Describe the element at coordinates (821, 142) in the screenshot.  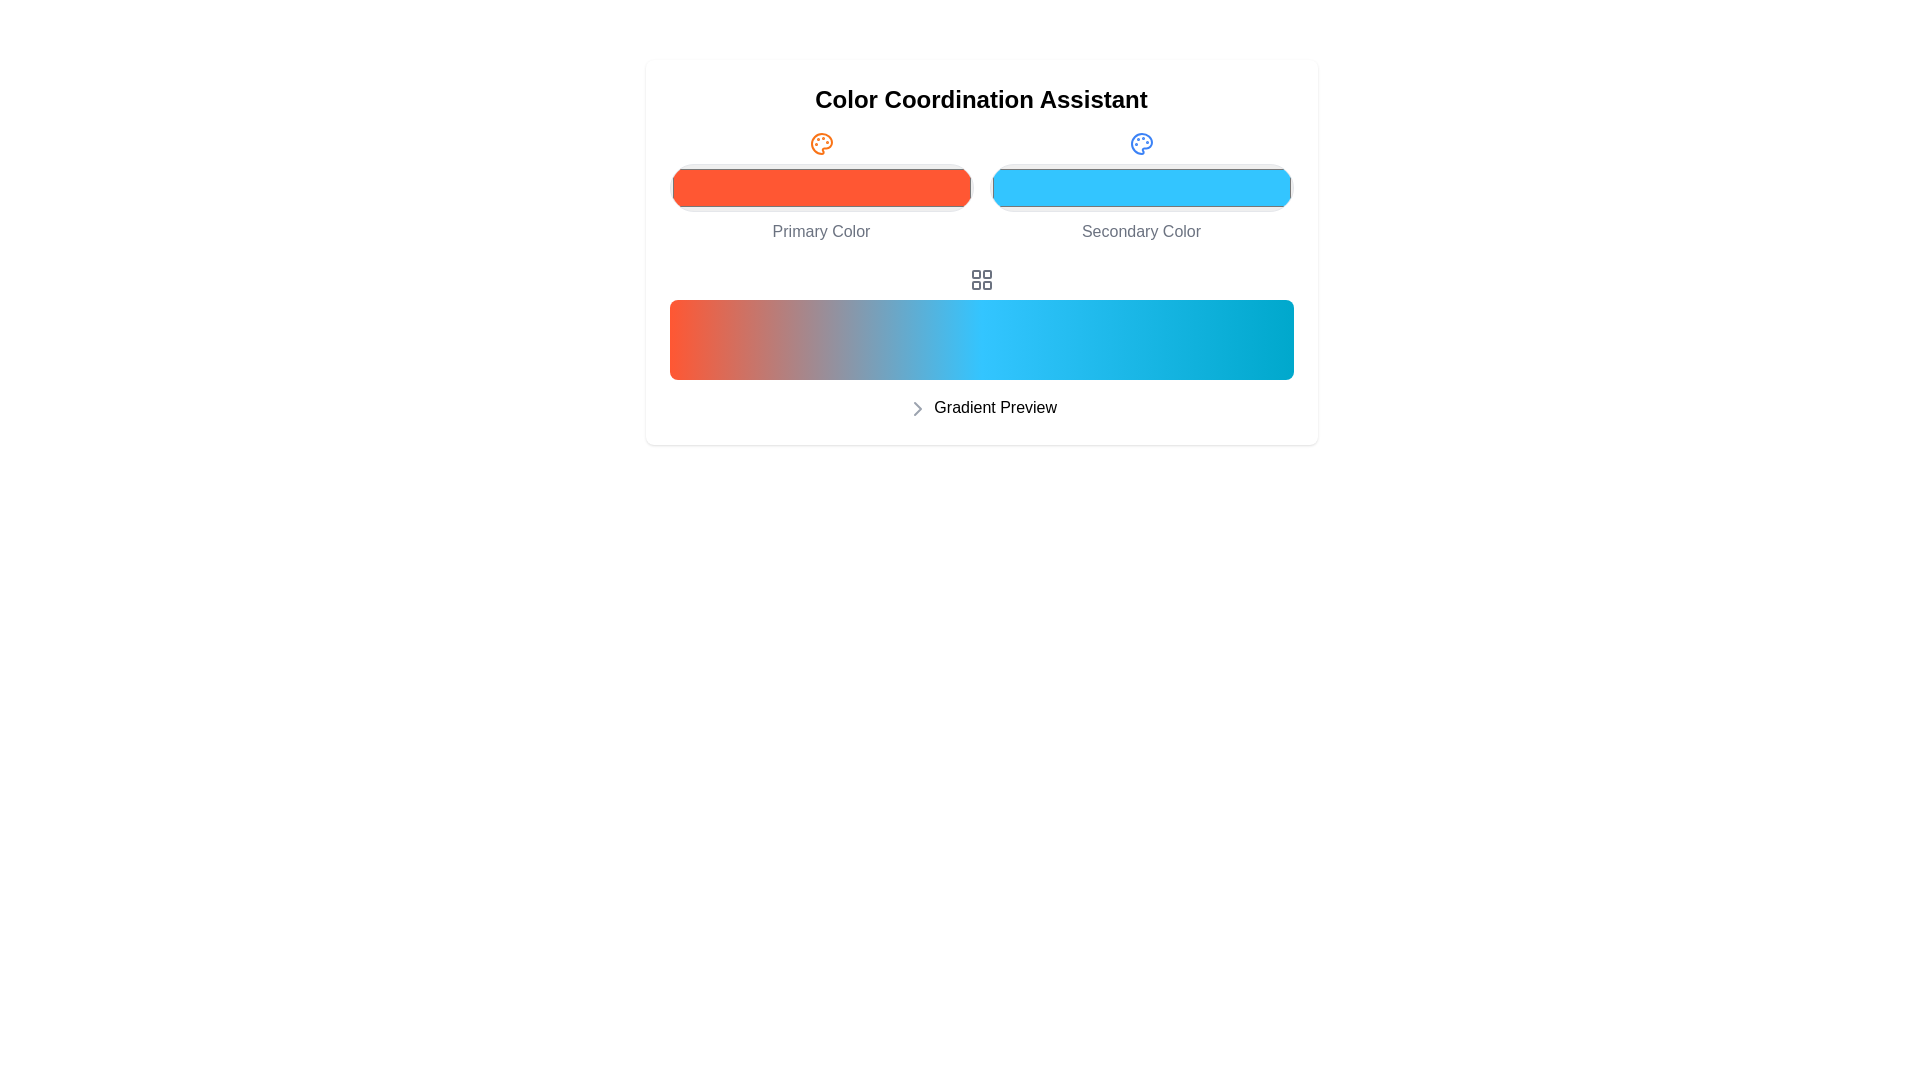
I see `the decorative icon representing the 'Primary Color' input, which is positioned above the text 'Primary Color' within the orange rectangular interface component` at that location.